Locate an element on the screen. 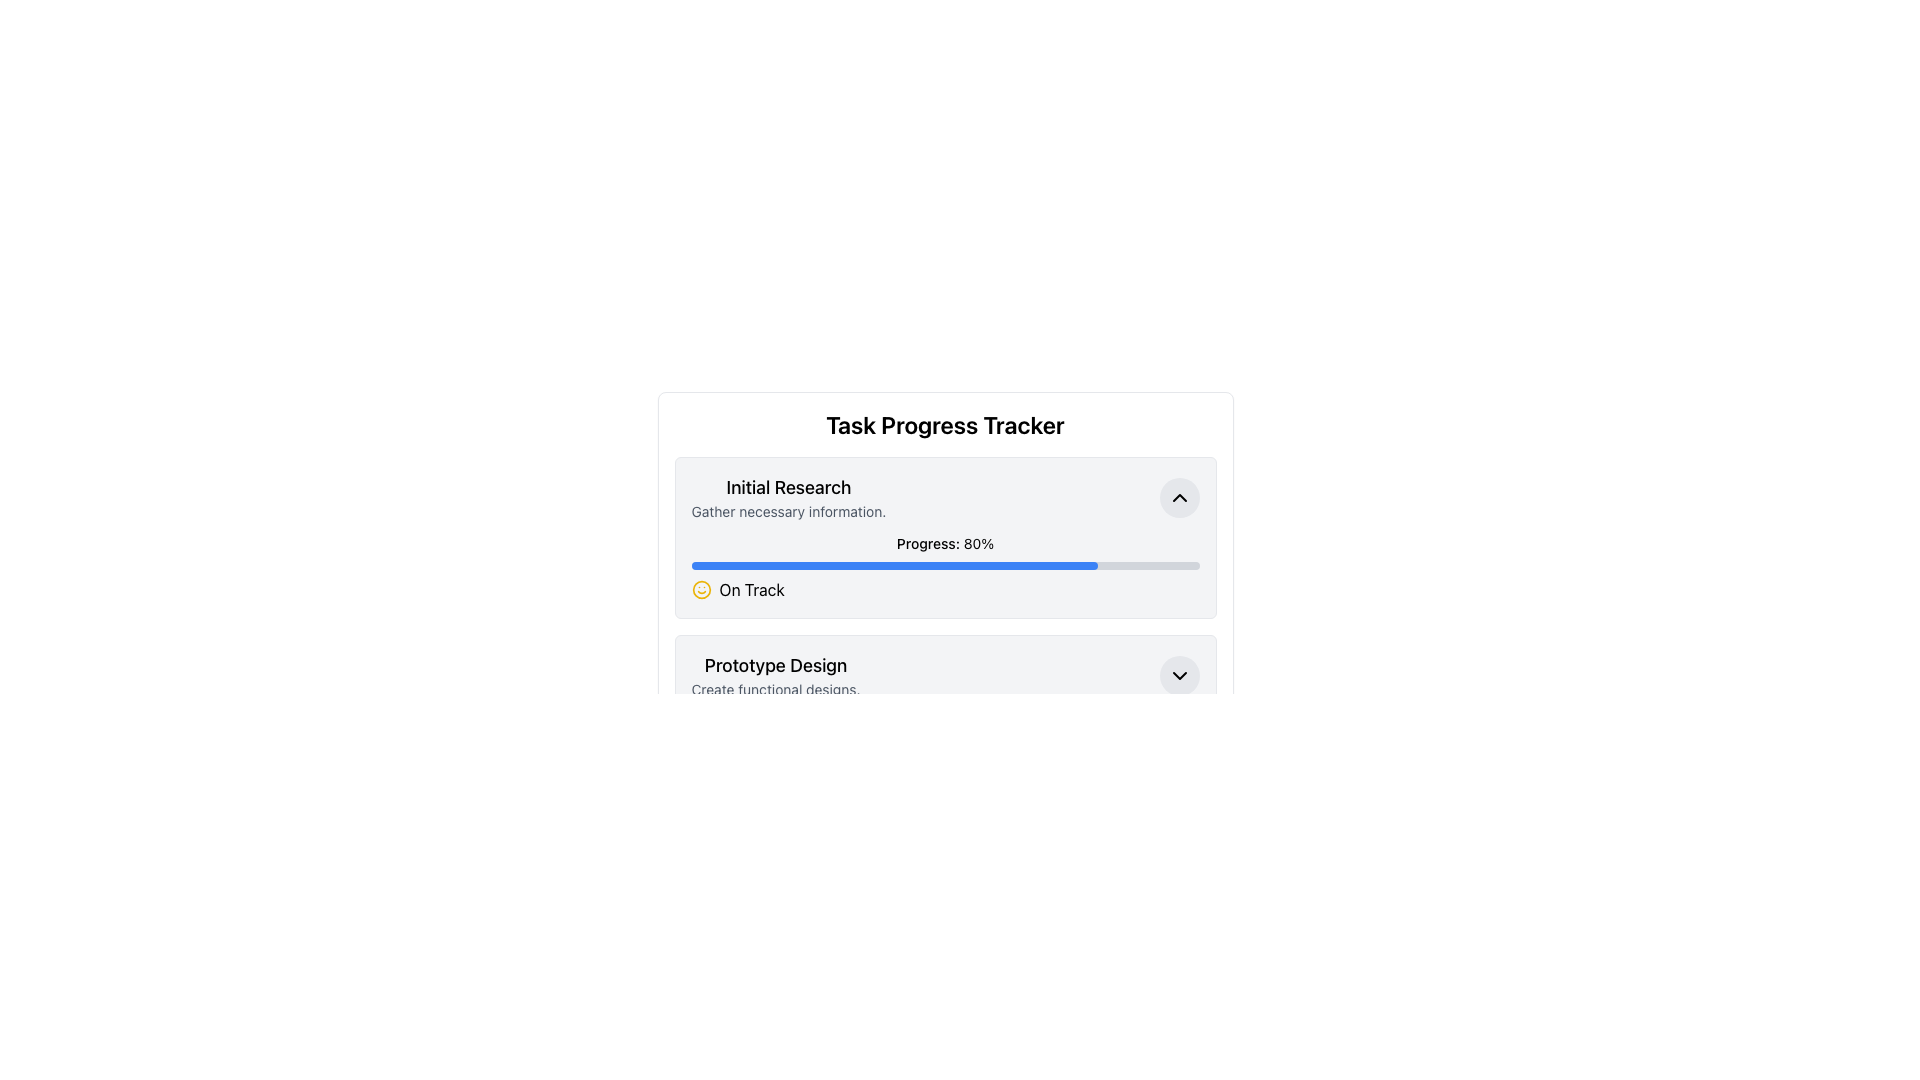 Image resolution: width=1920 pixels, height=1080 pixels. text from the Text Block titled 'Initial Research' which contains a subtitle 'Gather necessary information.' is located at coordinates (787, 496).